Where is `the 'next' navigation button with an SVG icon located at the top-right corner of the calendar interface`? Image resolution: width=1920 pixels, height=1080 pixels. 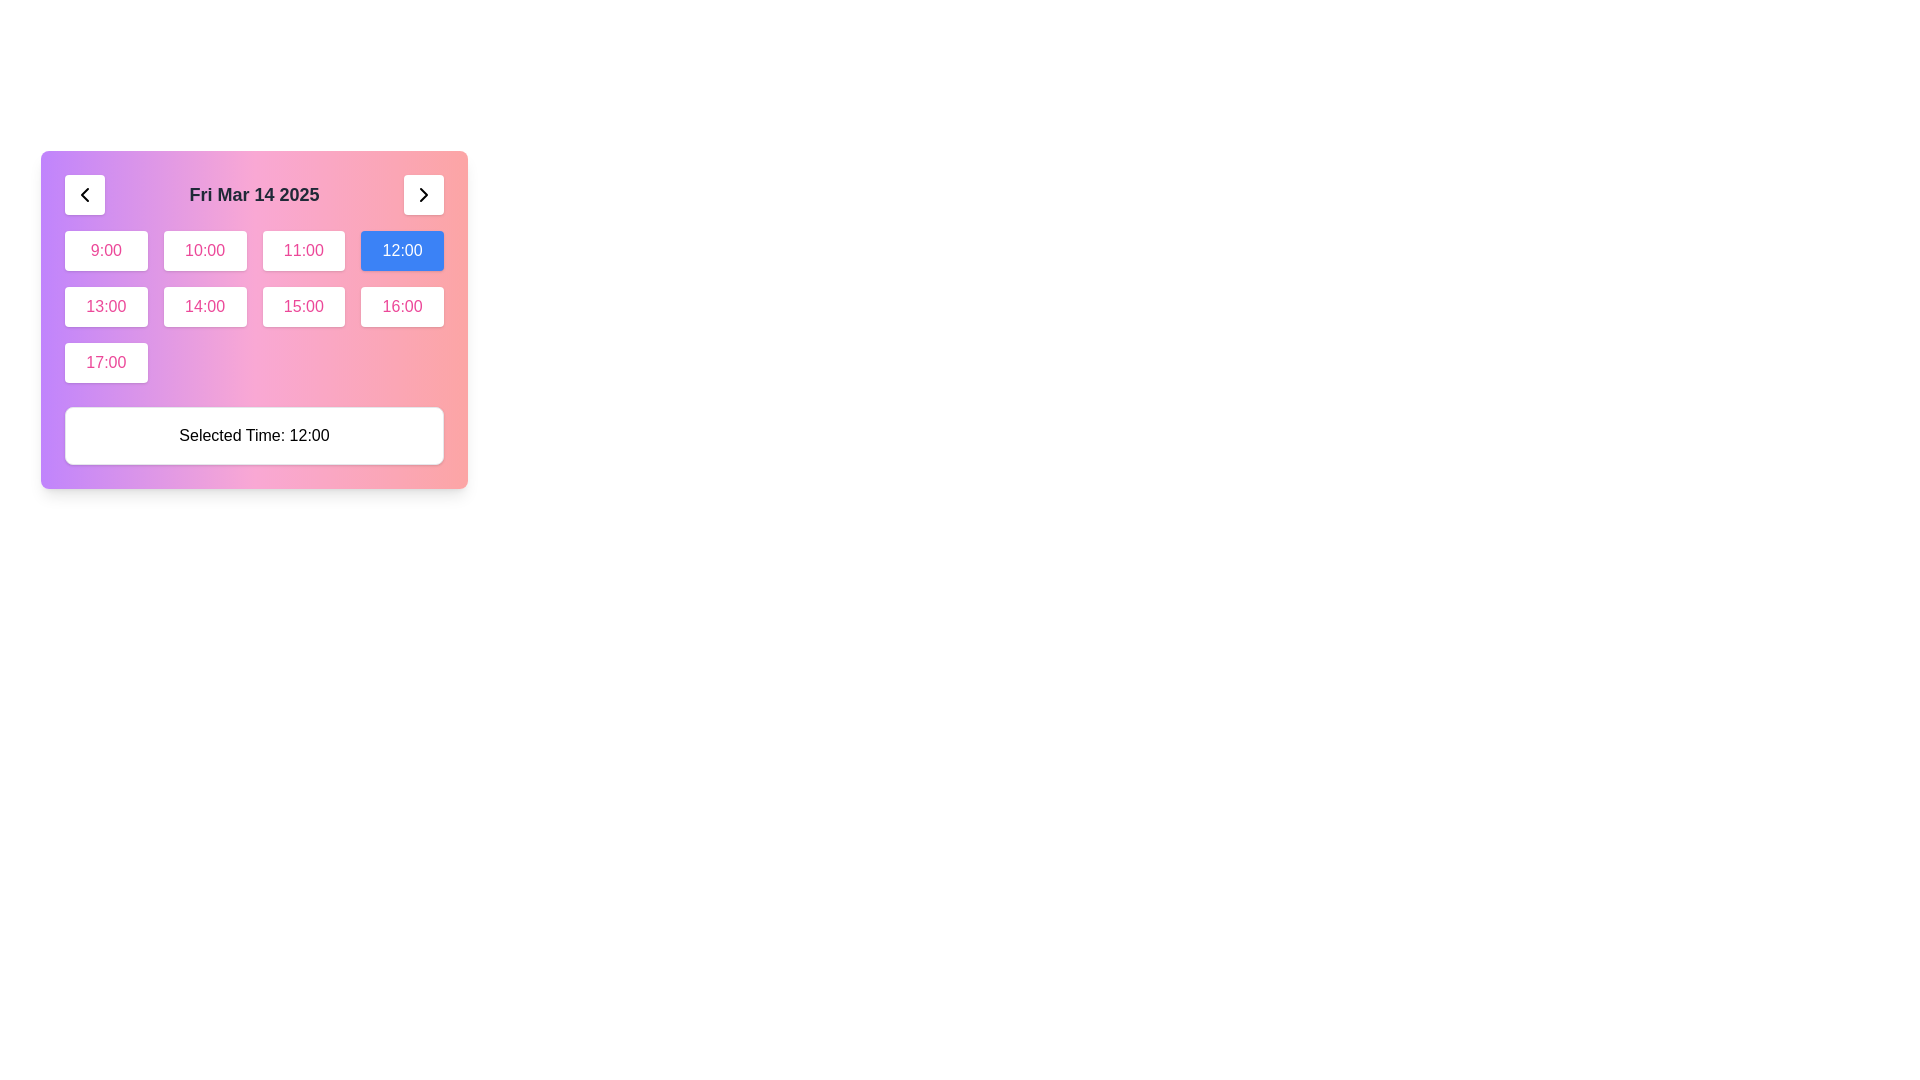 the 'next' navigation button with an SVG icon located at the top-right corner of the calendar interface is located at coordinates (422, 195).